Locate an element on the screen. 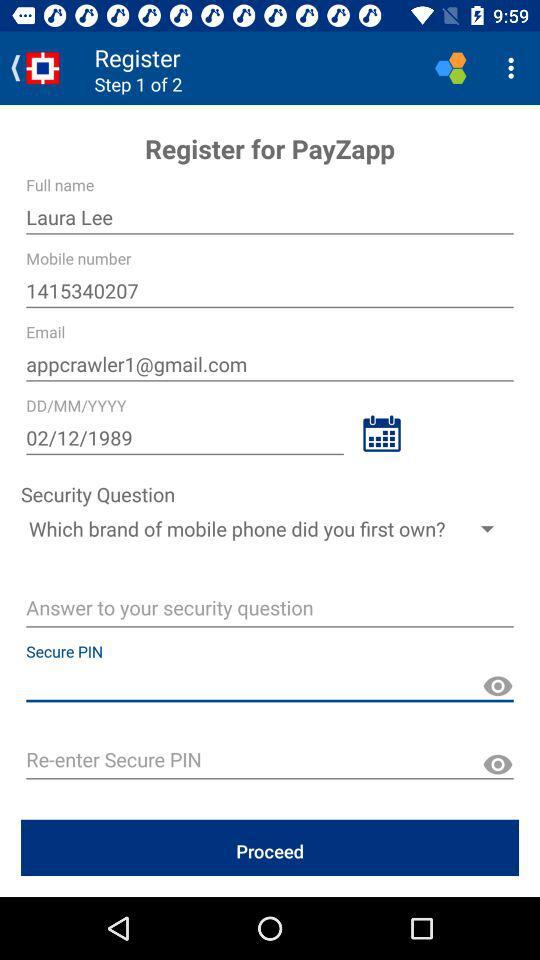 The width and height of the screenshot is (540, 960). text field below mobile number is located at coordinates (270, 289).